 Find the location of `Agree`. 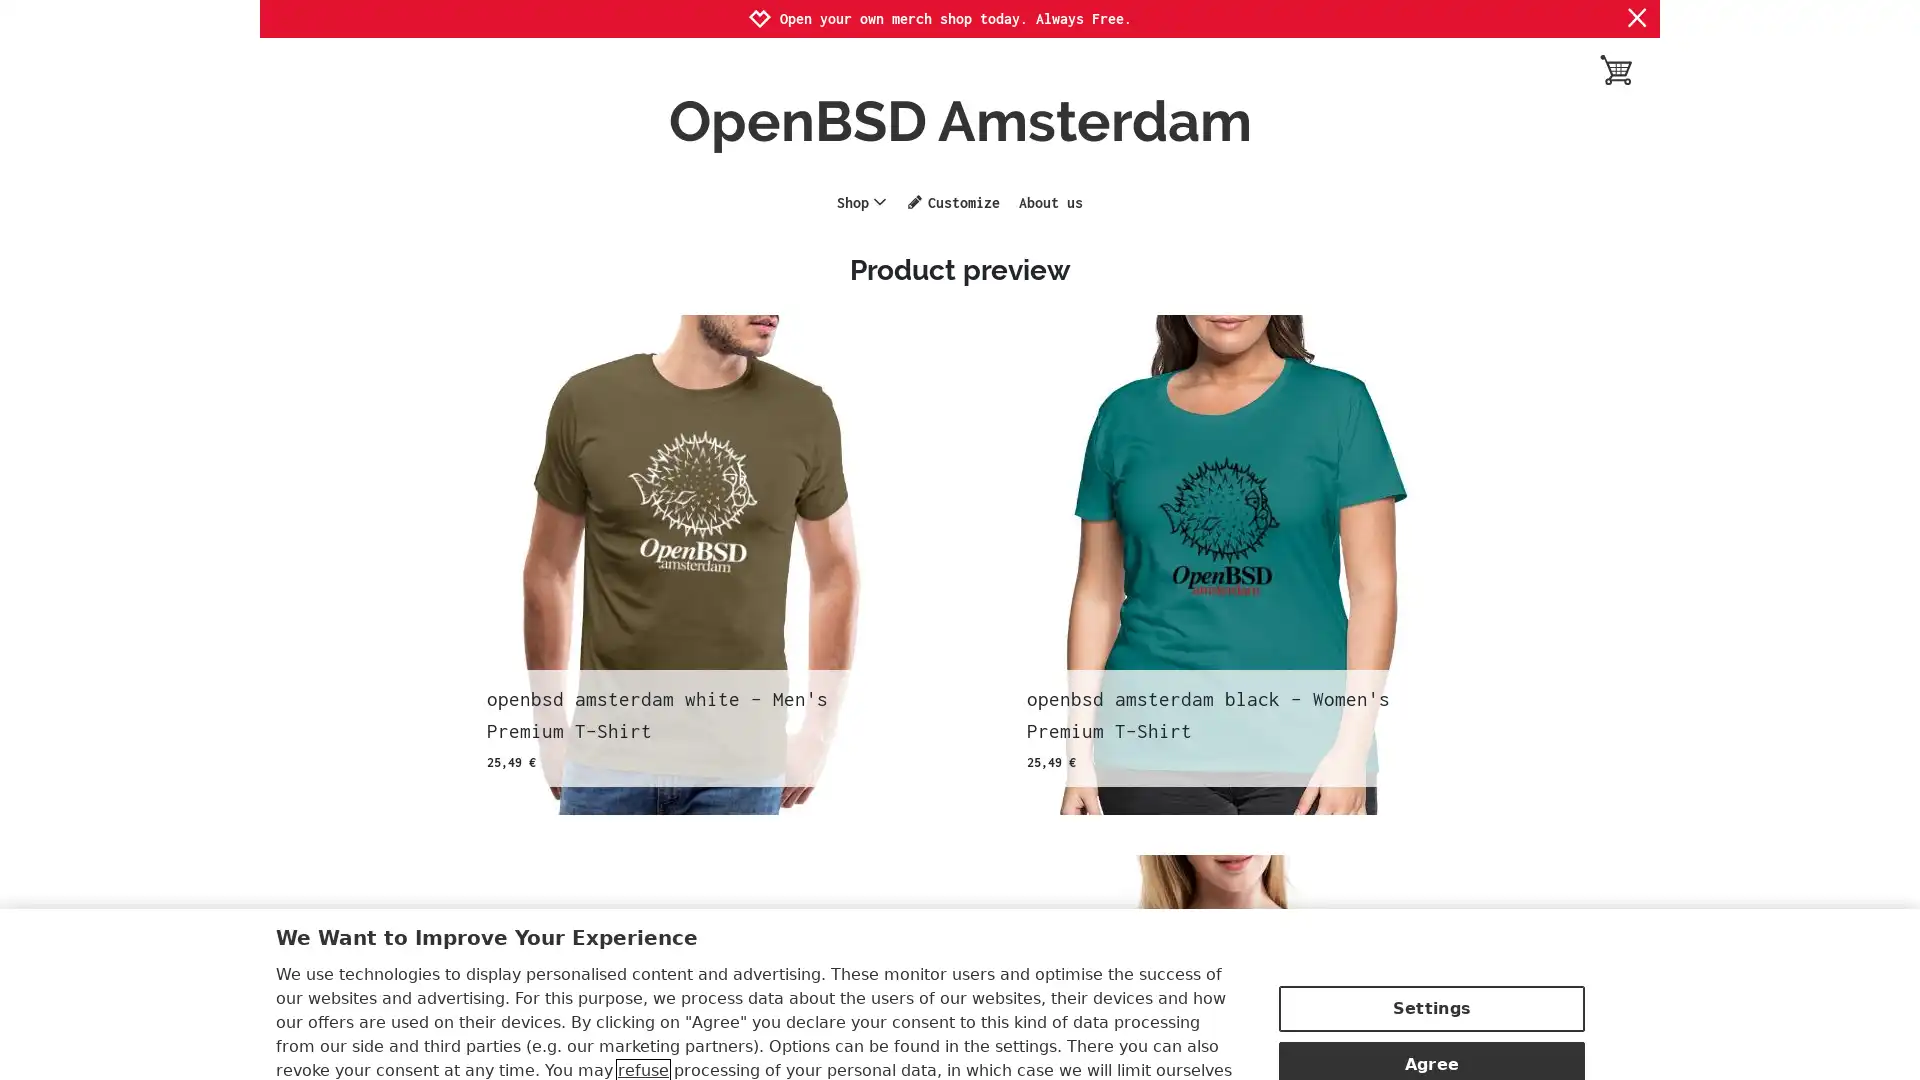

Agree is located at coordinates (1430, 963).